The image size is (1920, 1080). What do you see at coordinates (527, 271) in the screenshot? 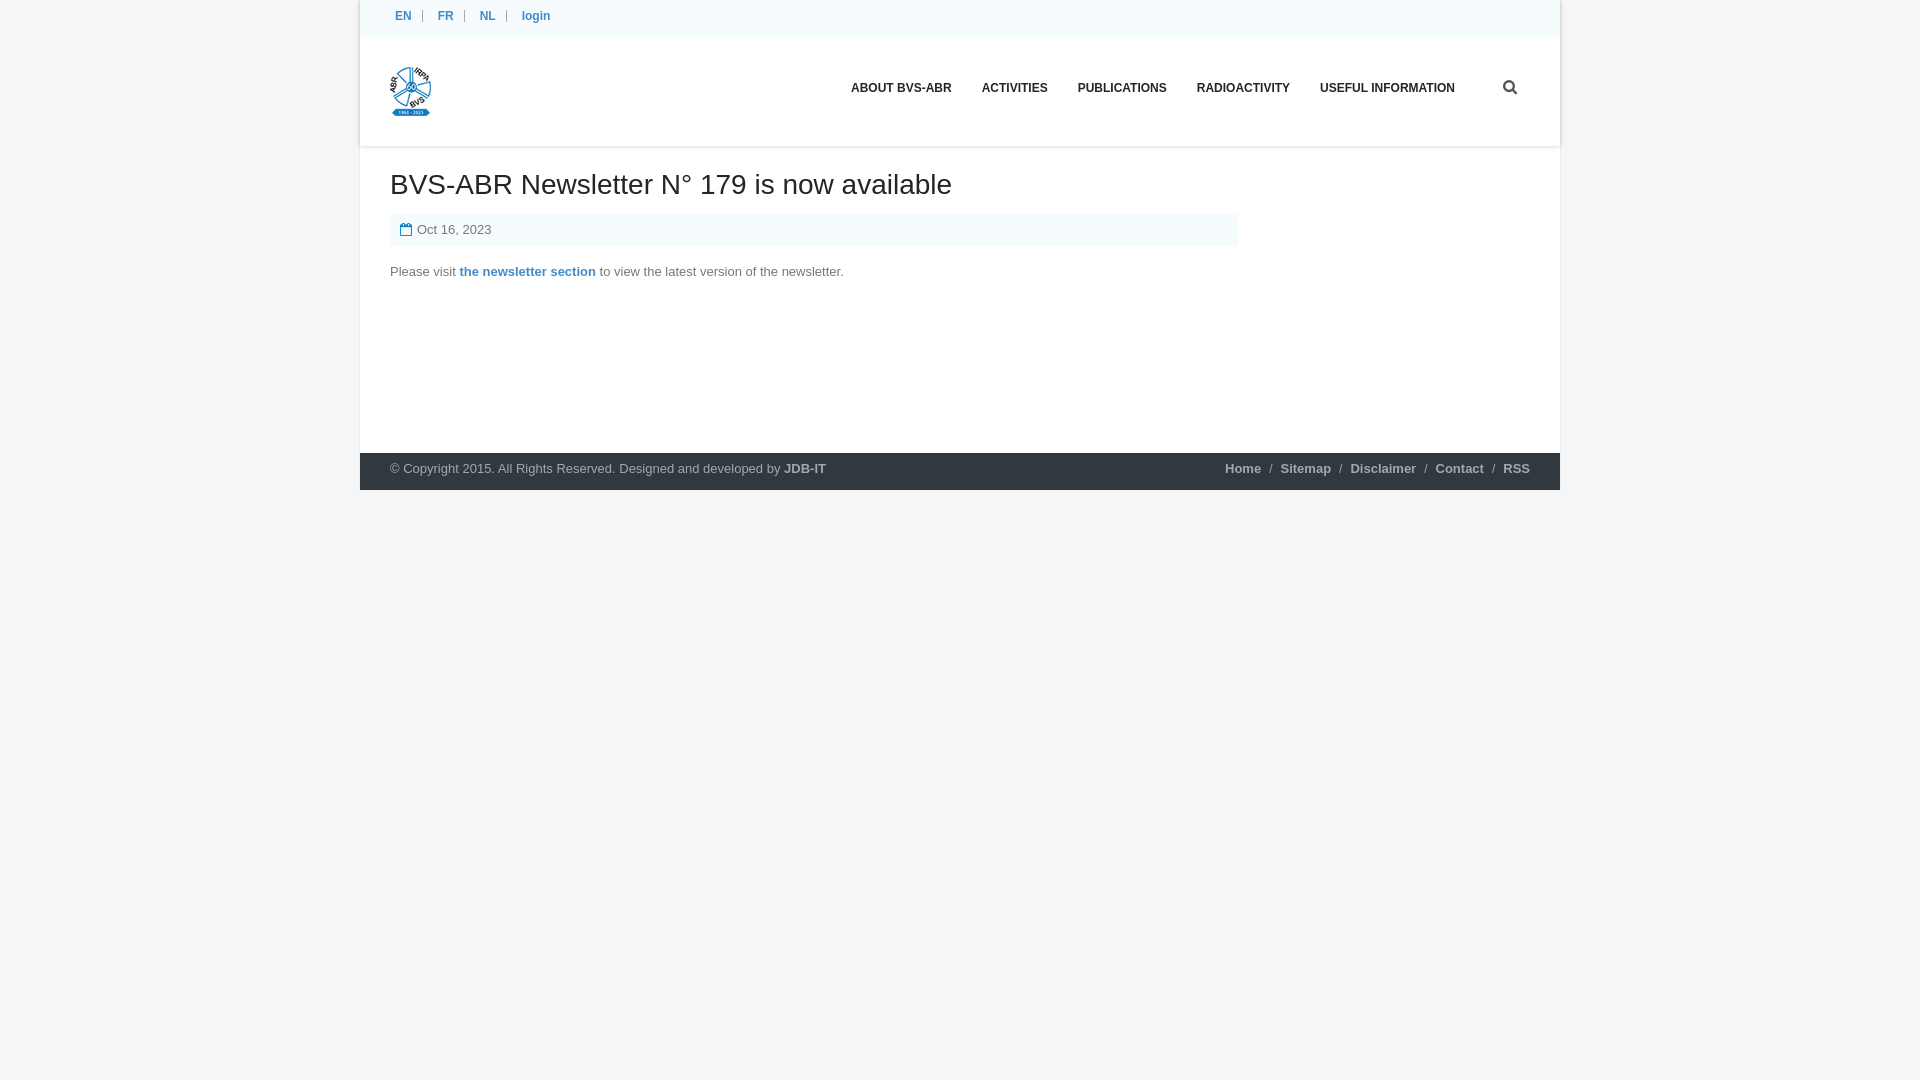
I see `'the newsletter section'` at bounding box center [527, 271].